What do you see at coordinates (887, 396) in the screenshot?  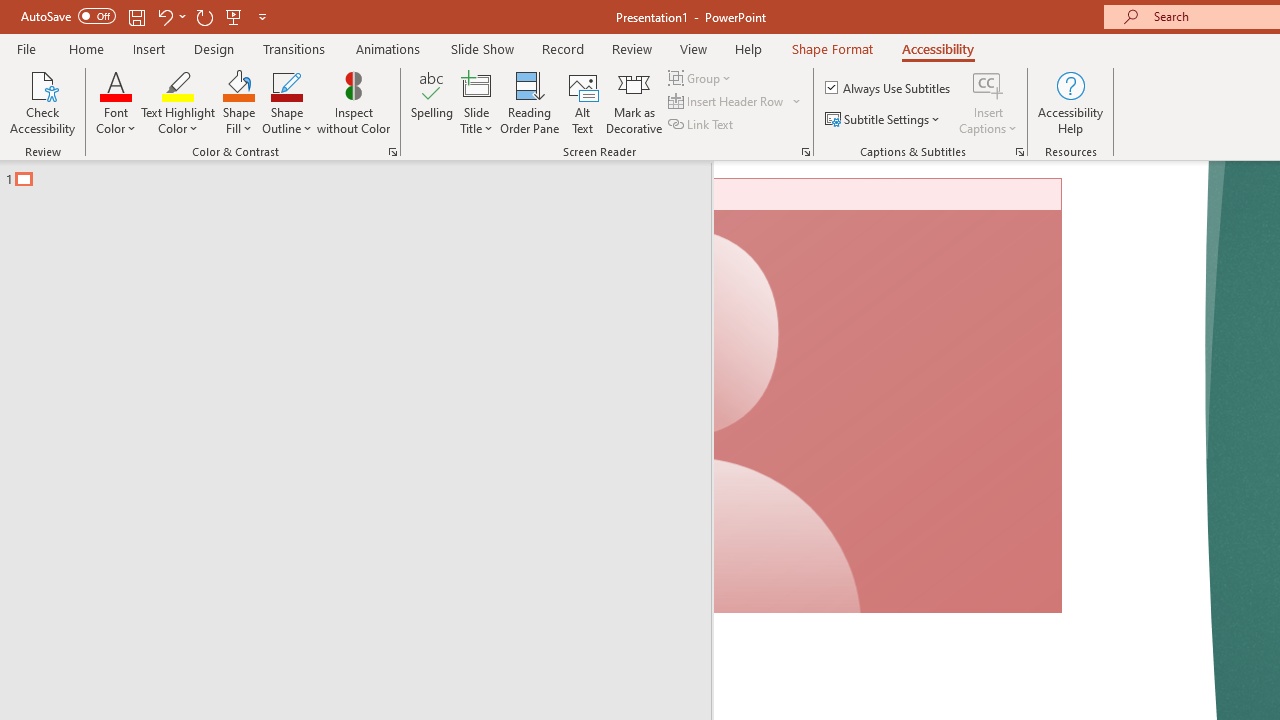 I see `'Camera 7, No camera detected.'` at bounding box center [887, 396].